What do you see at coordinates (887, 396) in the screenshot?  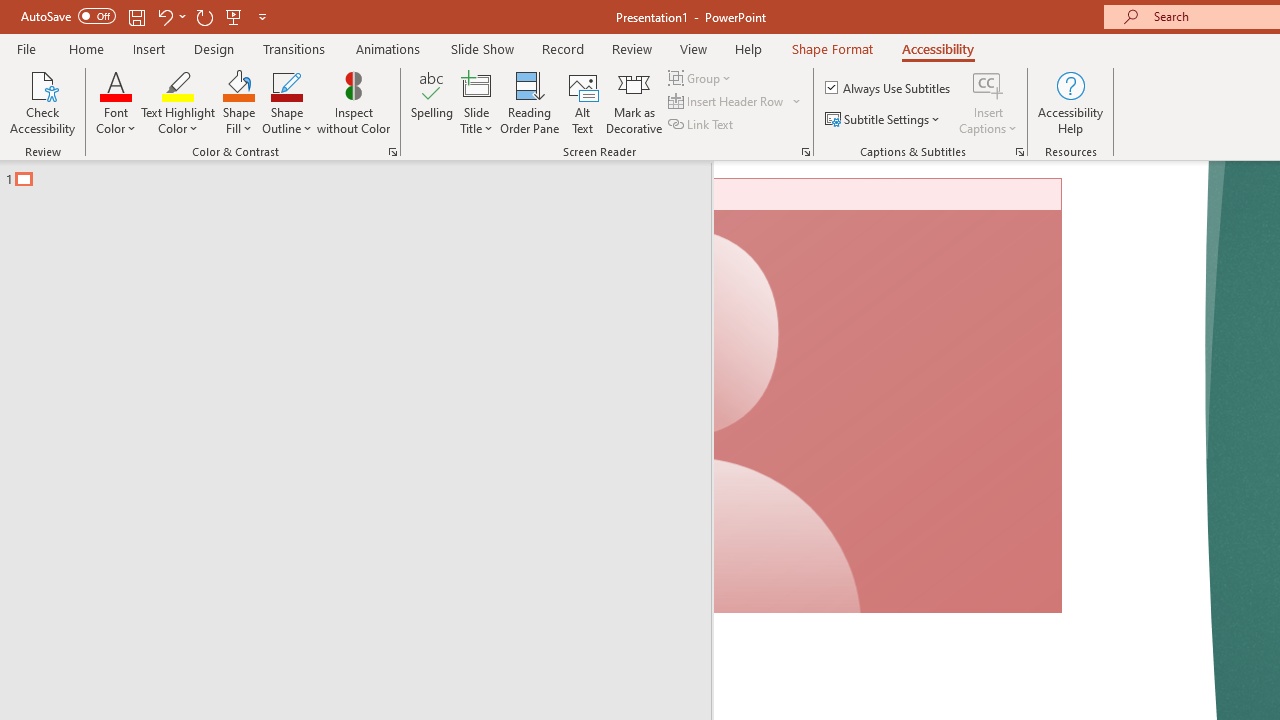 I see `'Camera 7, No camera detected.'` at bounding box center [887, 396].